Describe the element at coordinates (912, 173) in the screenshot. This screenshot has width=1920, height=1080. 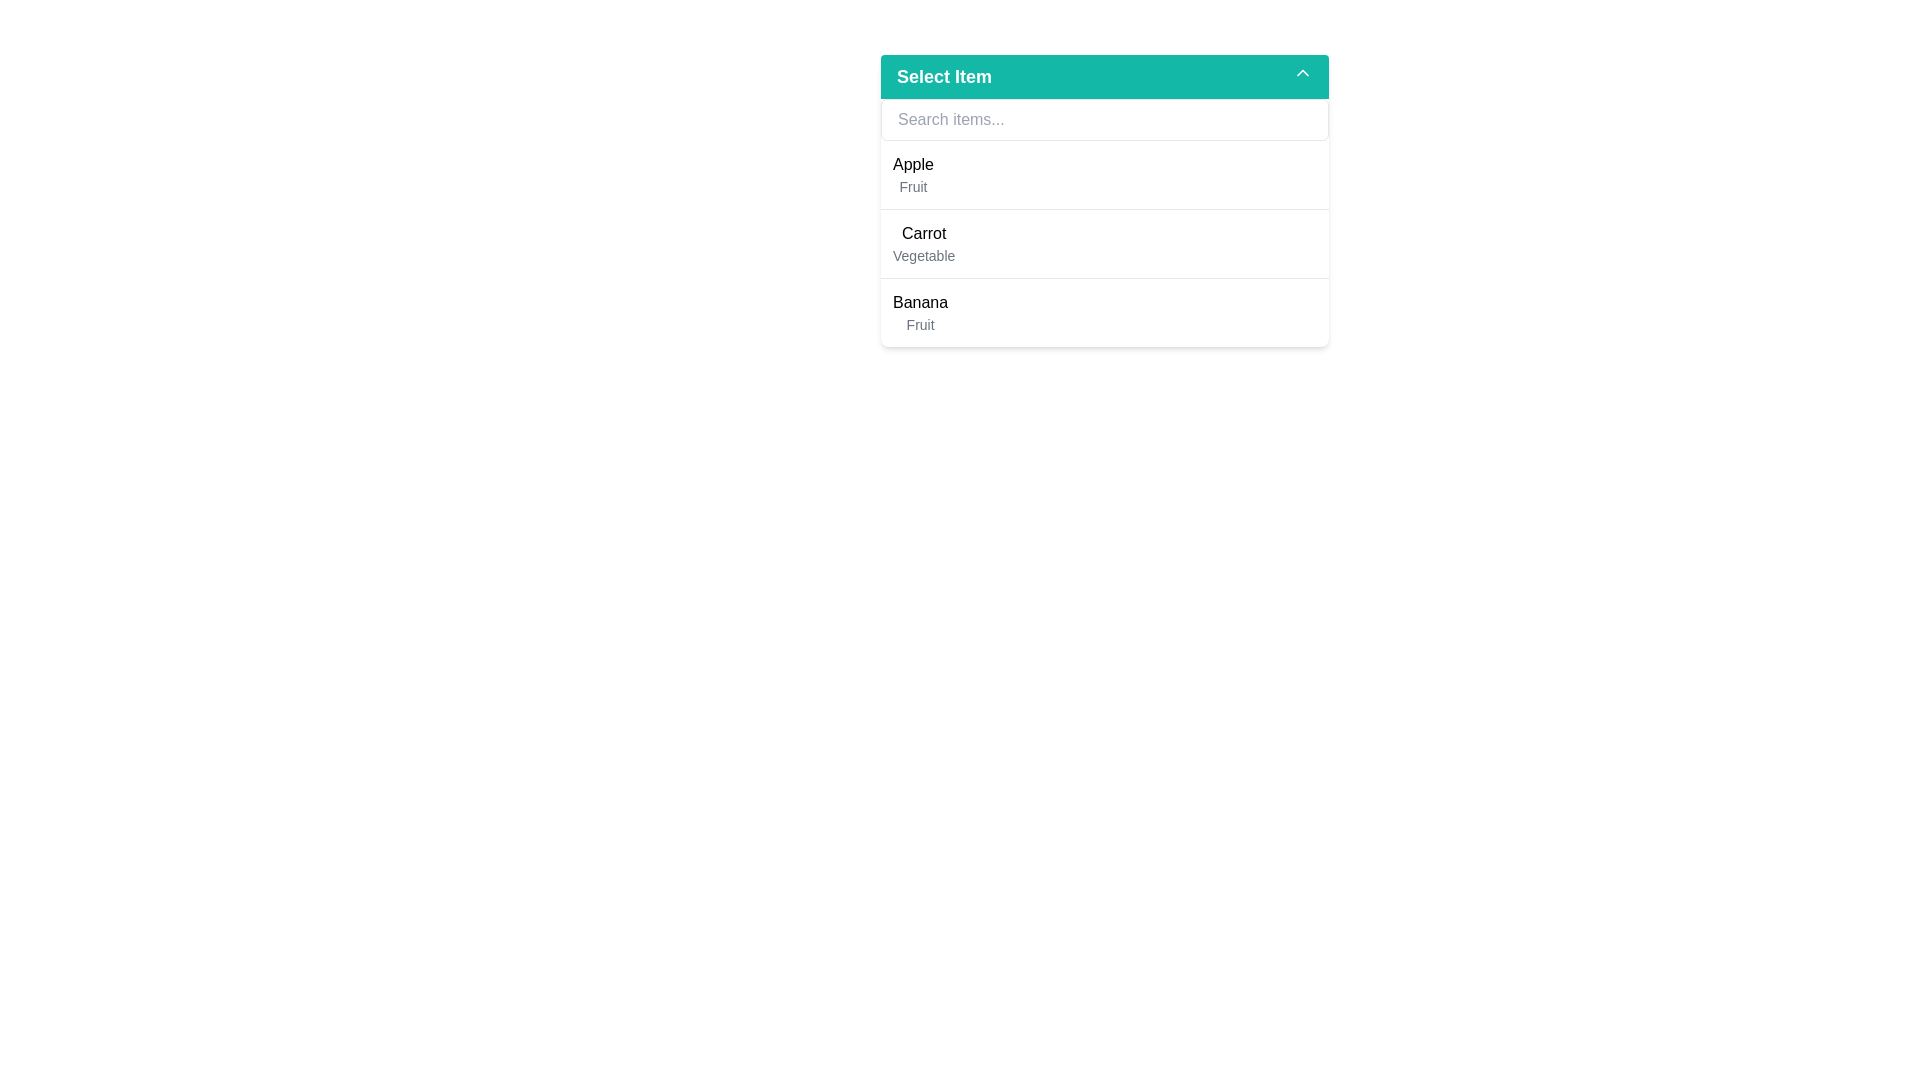
I see `the List Item displaying 'Apple' in bold and 'Fruit' in smaller gray font` at that location.